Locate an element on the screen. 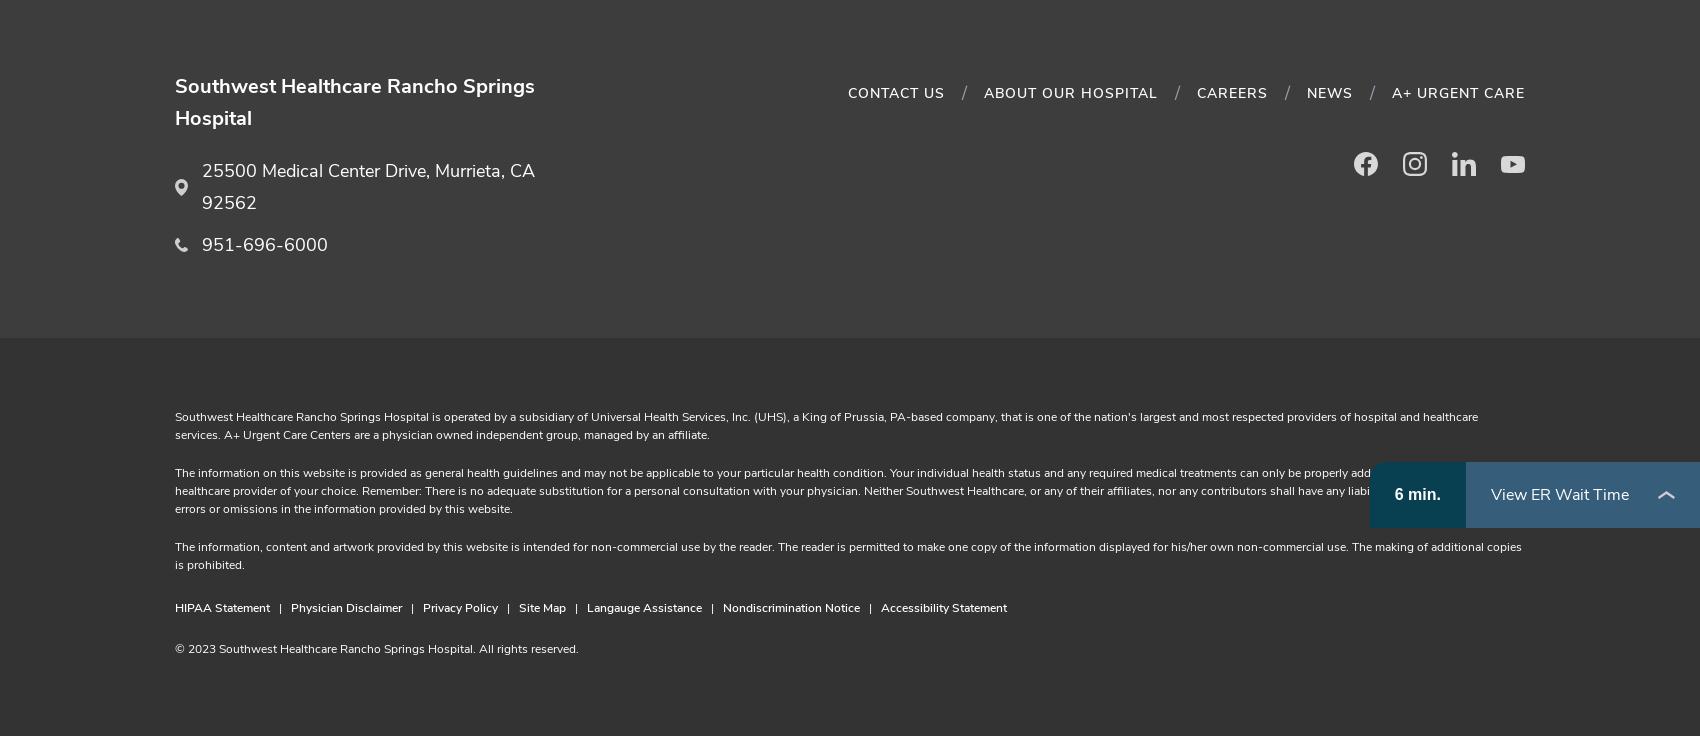  'The information on this website is provided as general health guidelines and may not be applicable to your particular health condition. Your individual health status and any required medical treatments can only be properly addressed by a professional healthcare provider of your choice. Remember: There is no adequate substitution for a personal consultation with your physician. Neither Southwest Healthcare, or any of their affiliates, nor any contributors shall have any liability for the content or any errors or omissions in the information provided by this website.' is located at coordinates (838, 489).